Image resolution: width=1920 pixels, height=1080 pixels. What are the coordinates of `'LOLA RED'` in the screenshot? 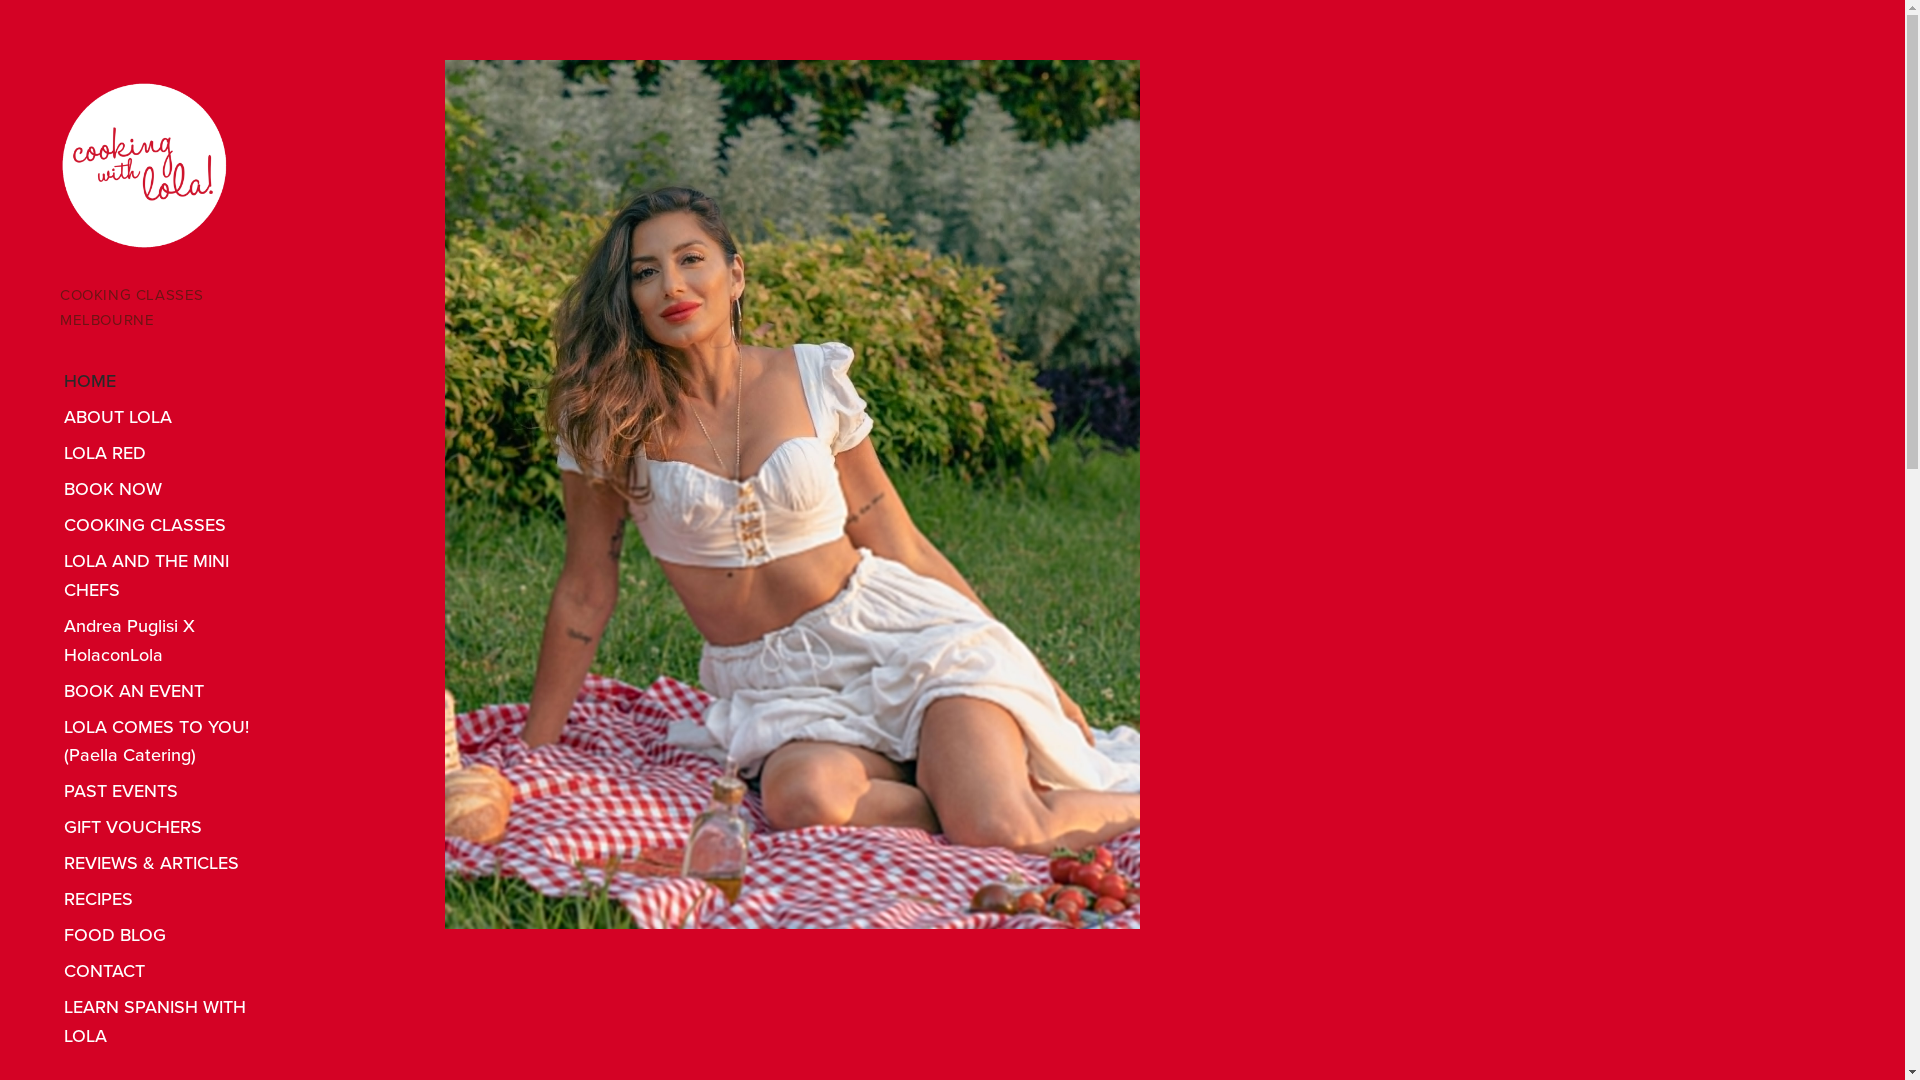 It's located at (167, 452).